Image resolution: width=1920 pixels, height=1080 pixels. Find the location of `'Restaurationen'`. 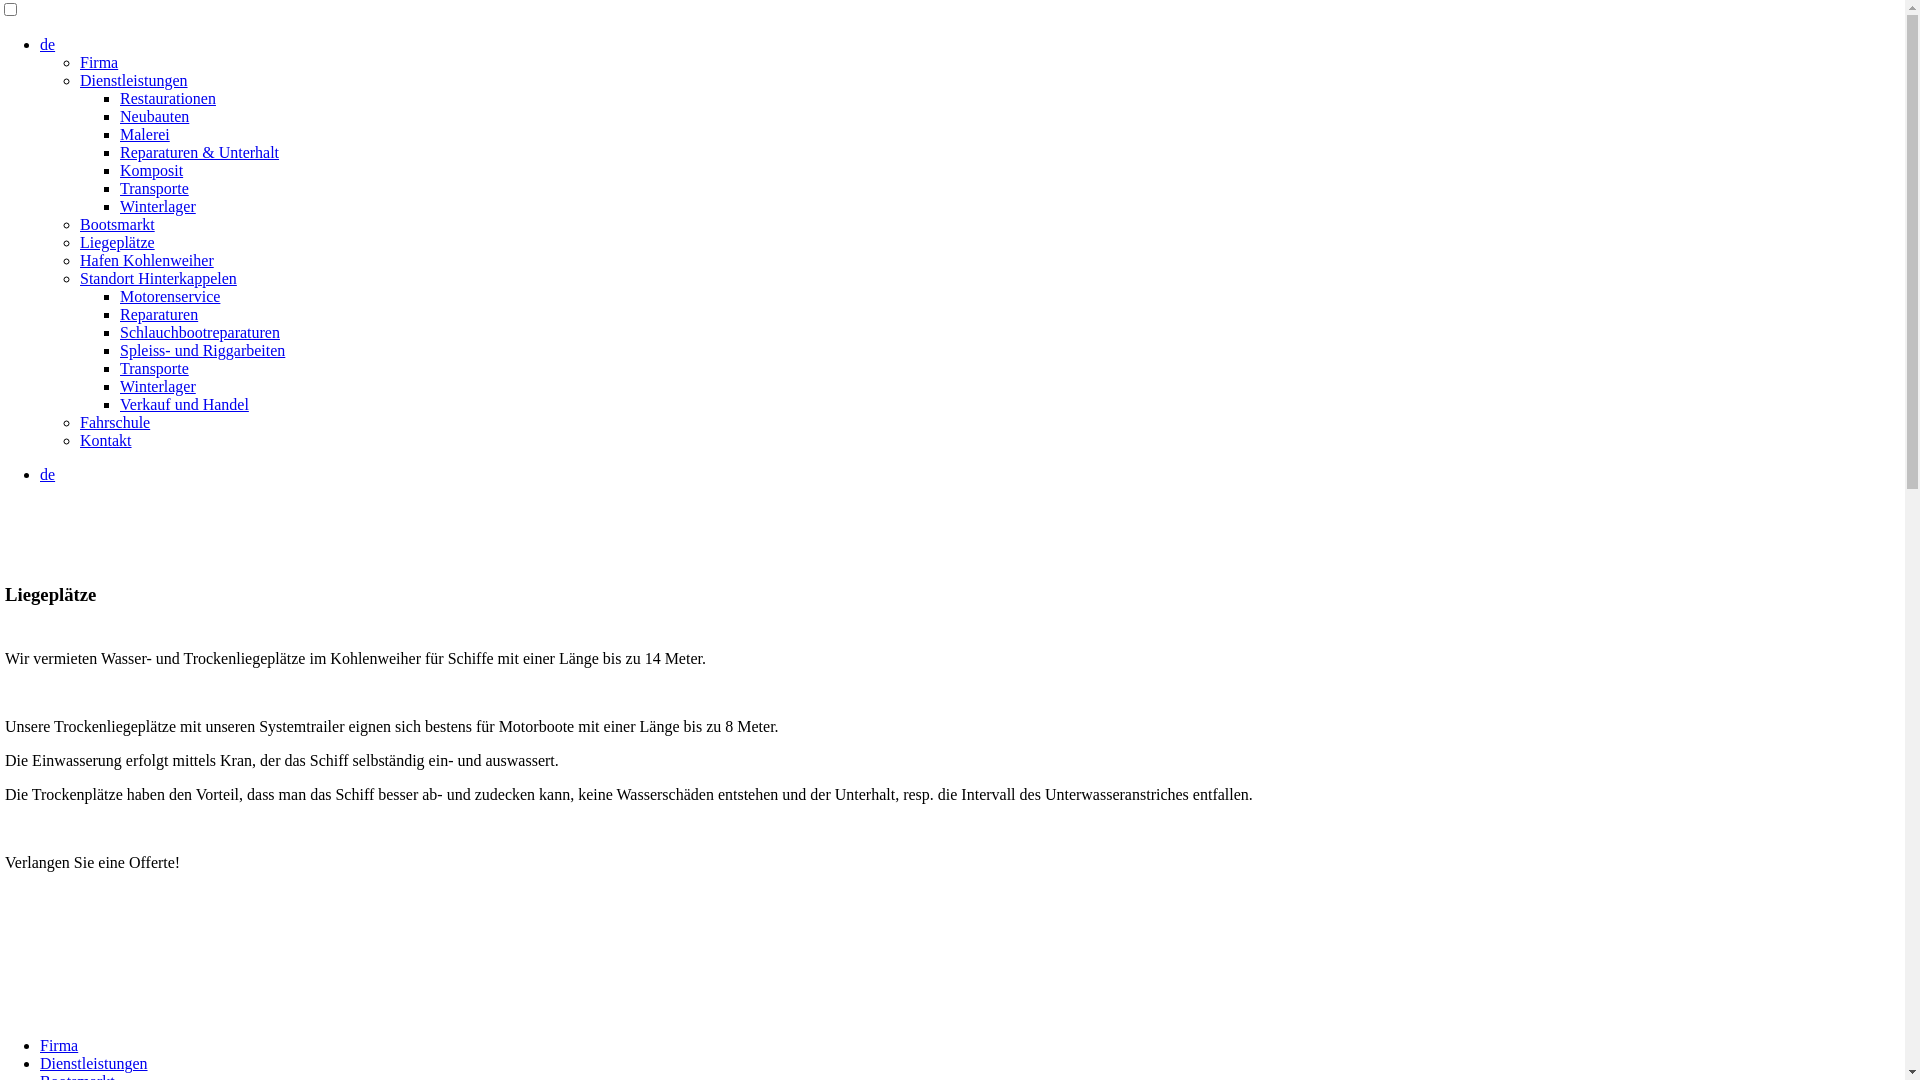

'Restaurationen' is located at coordinates (168, 98).